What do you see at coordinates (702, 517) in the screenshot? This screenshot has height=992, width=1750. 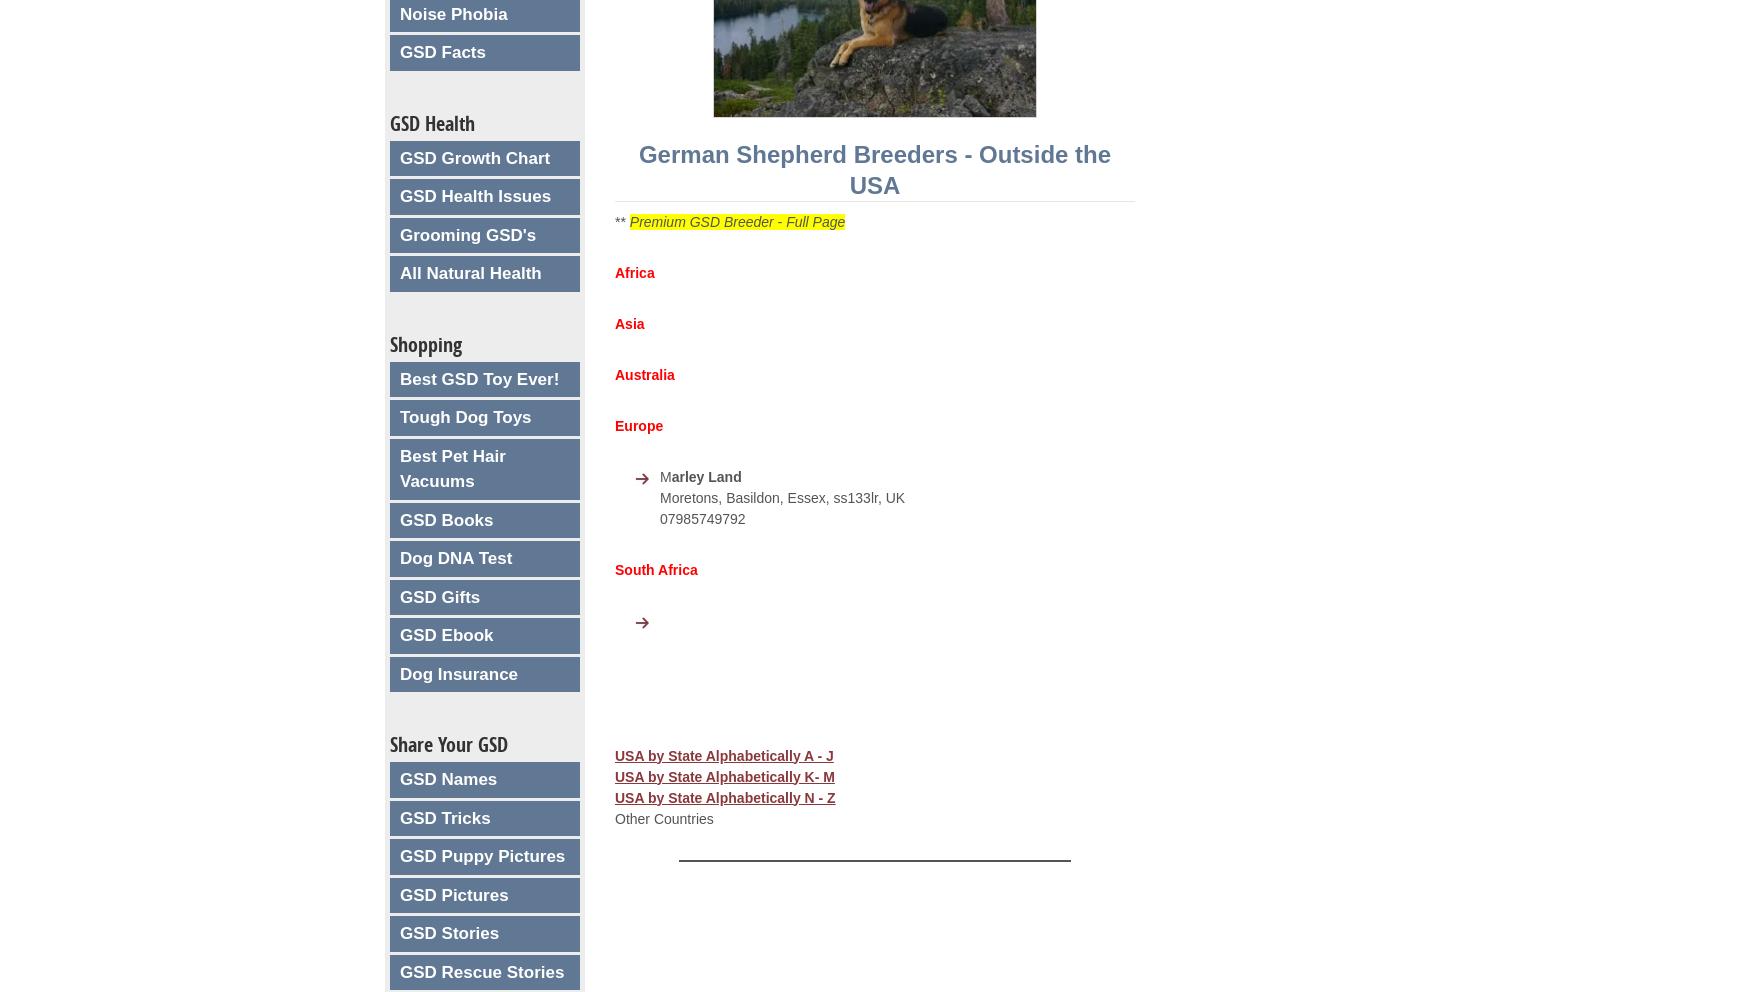 I see `'07985749792'` at bounding box center [702, 517].